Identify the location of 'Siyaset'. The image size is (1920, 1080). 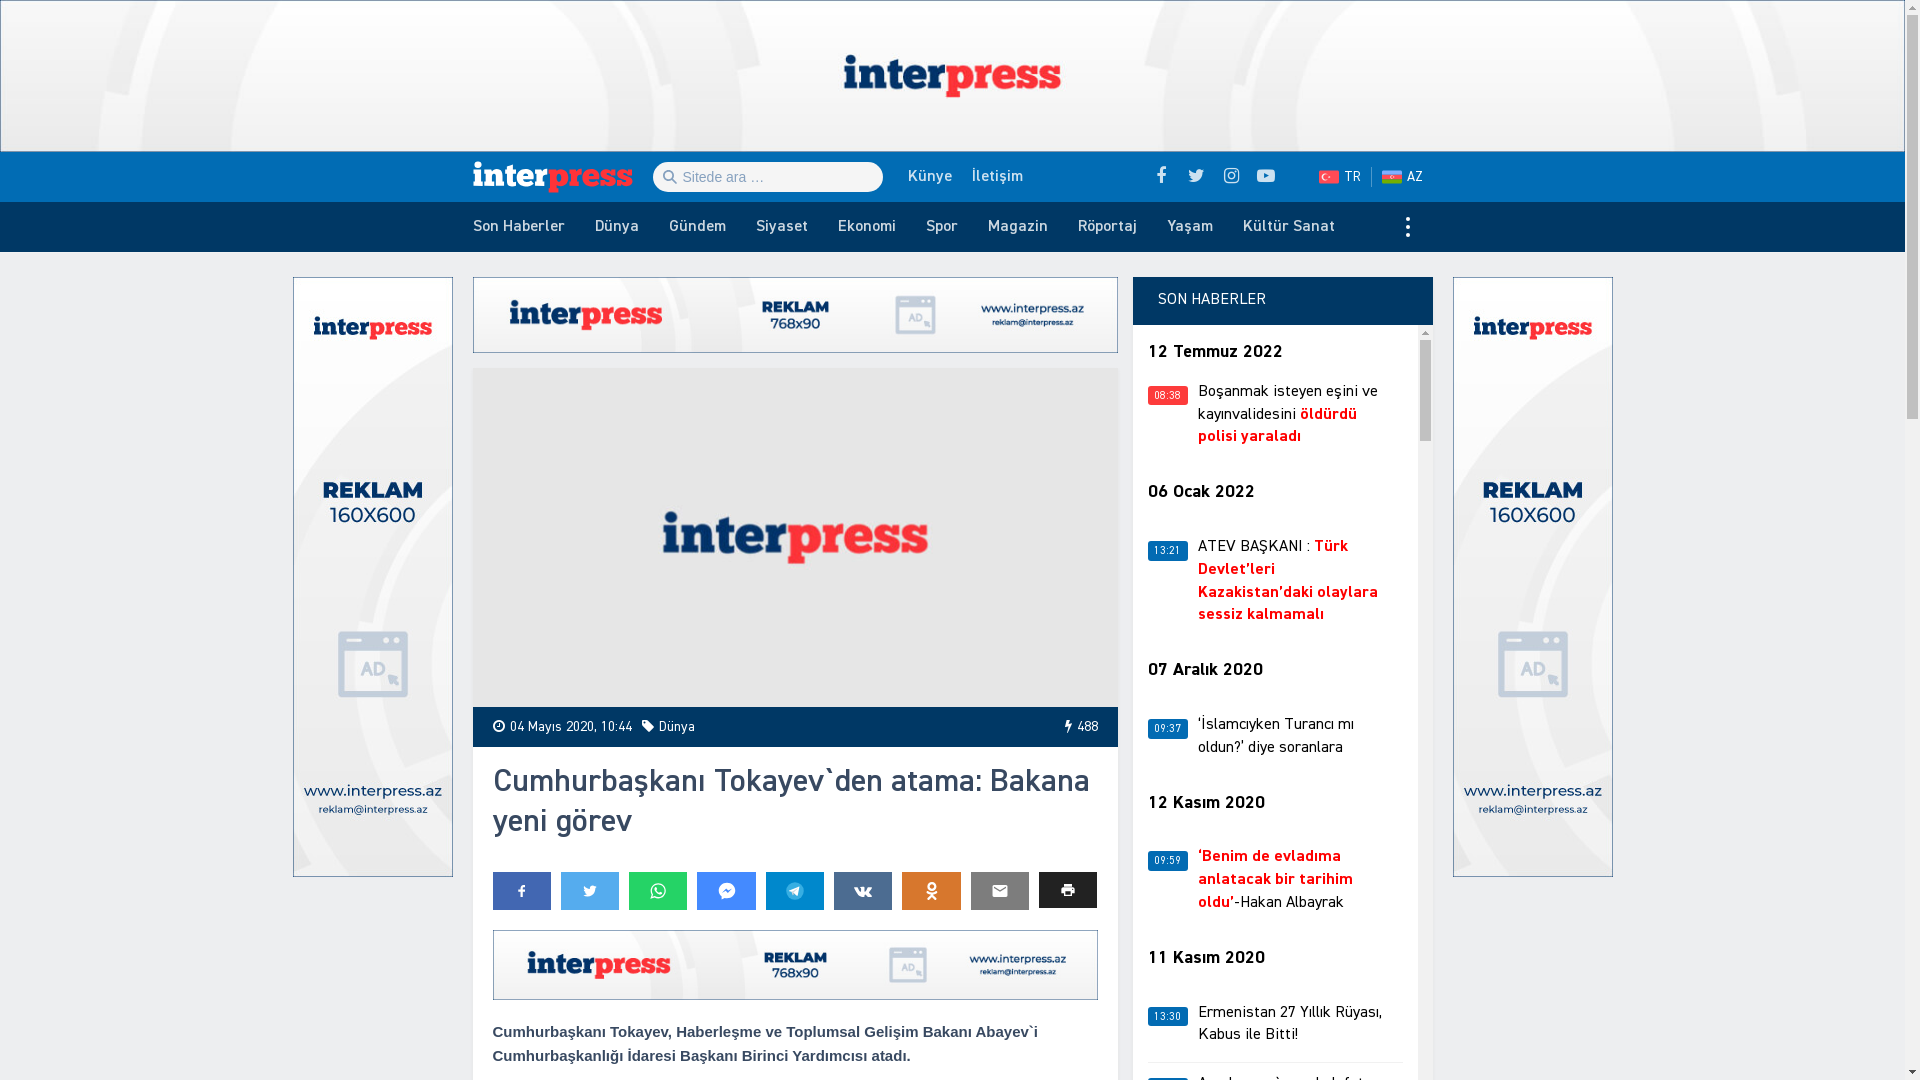
(780, 226).